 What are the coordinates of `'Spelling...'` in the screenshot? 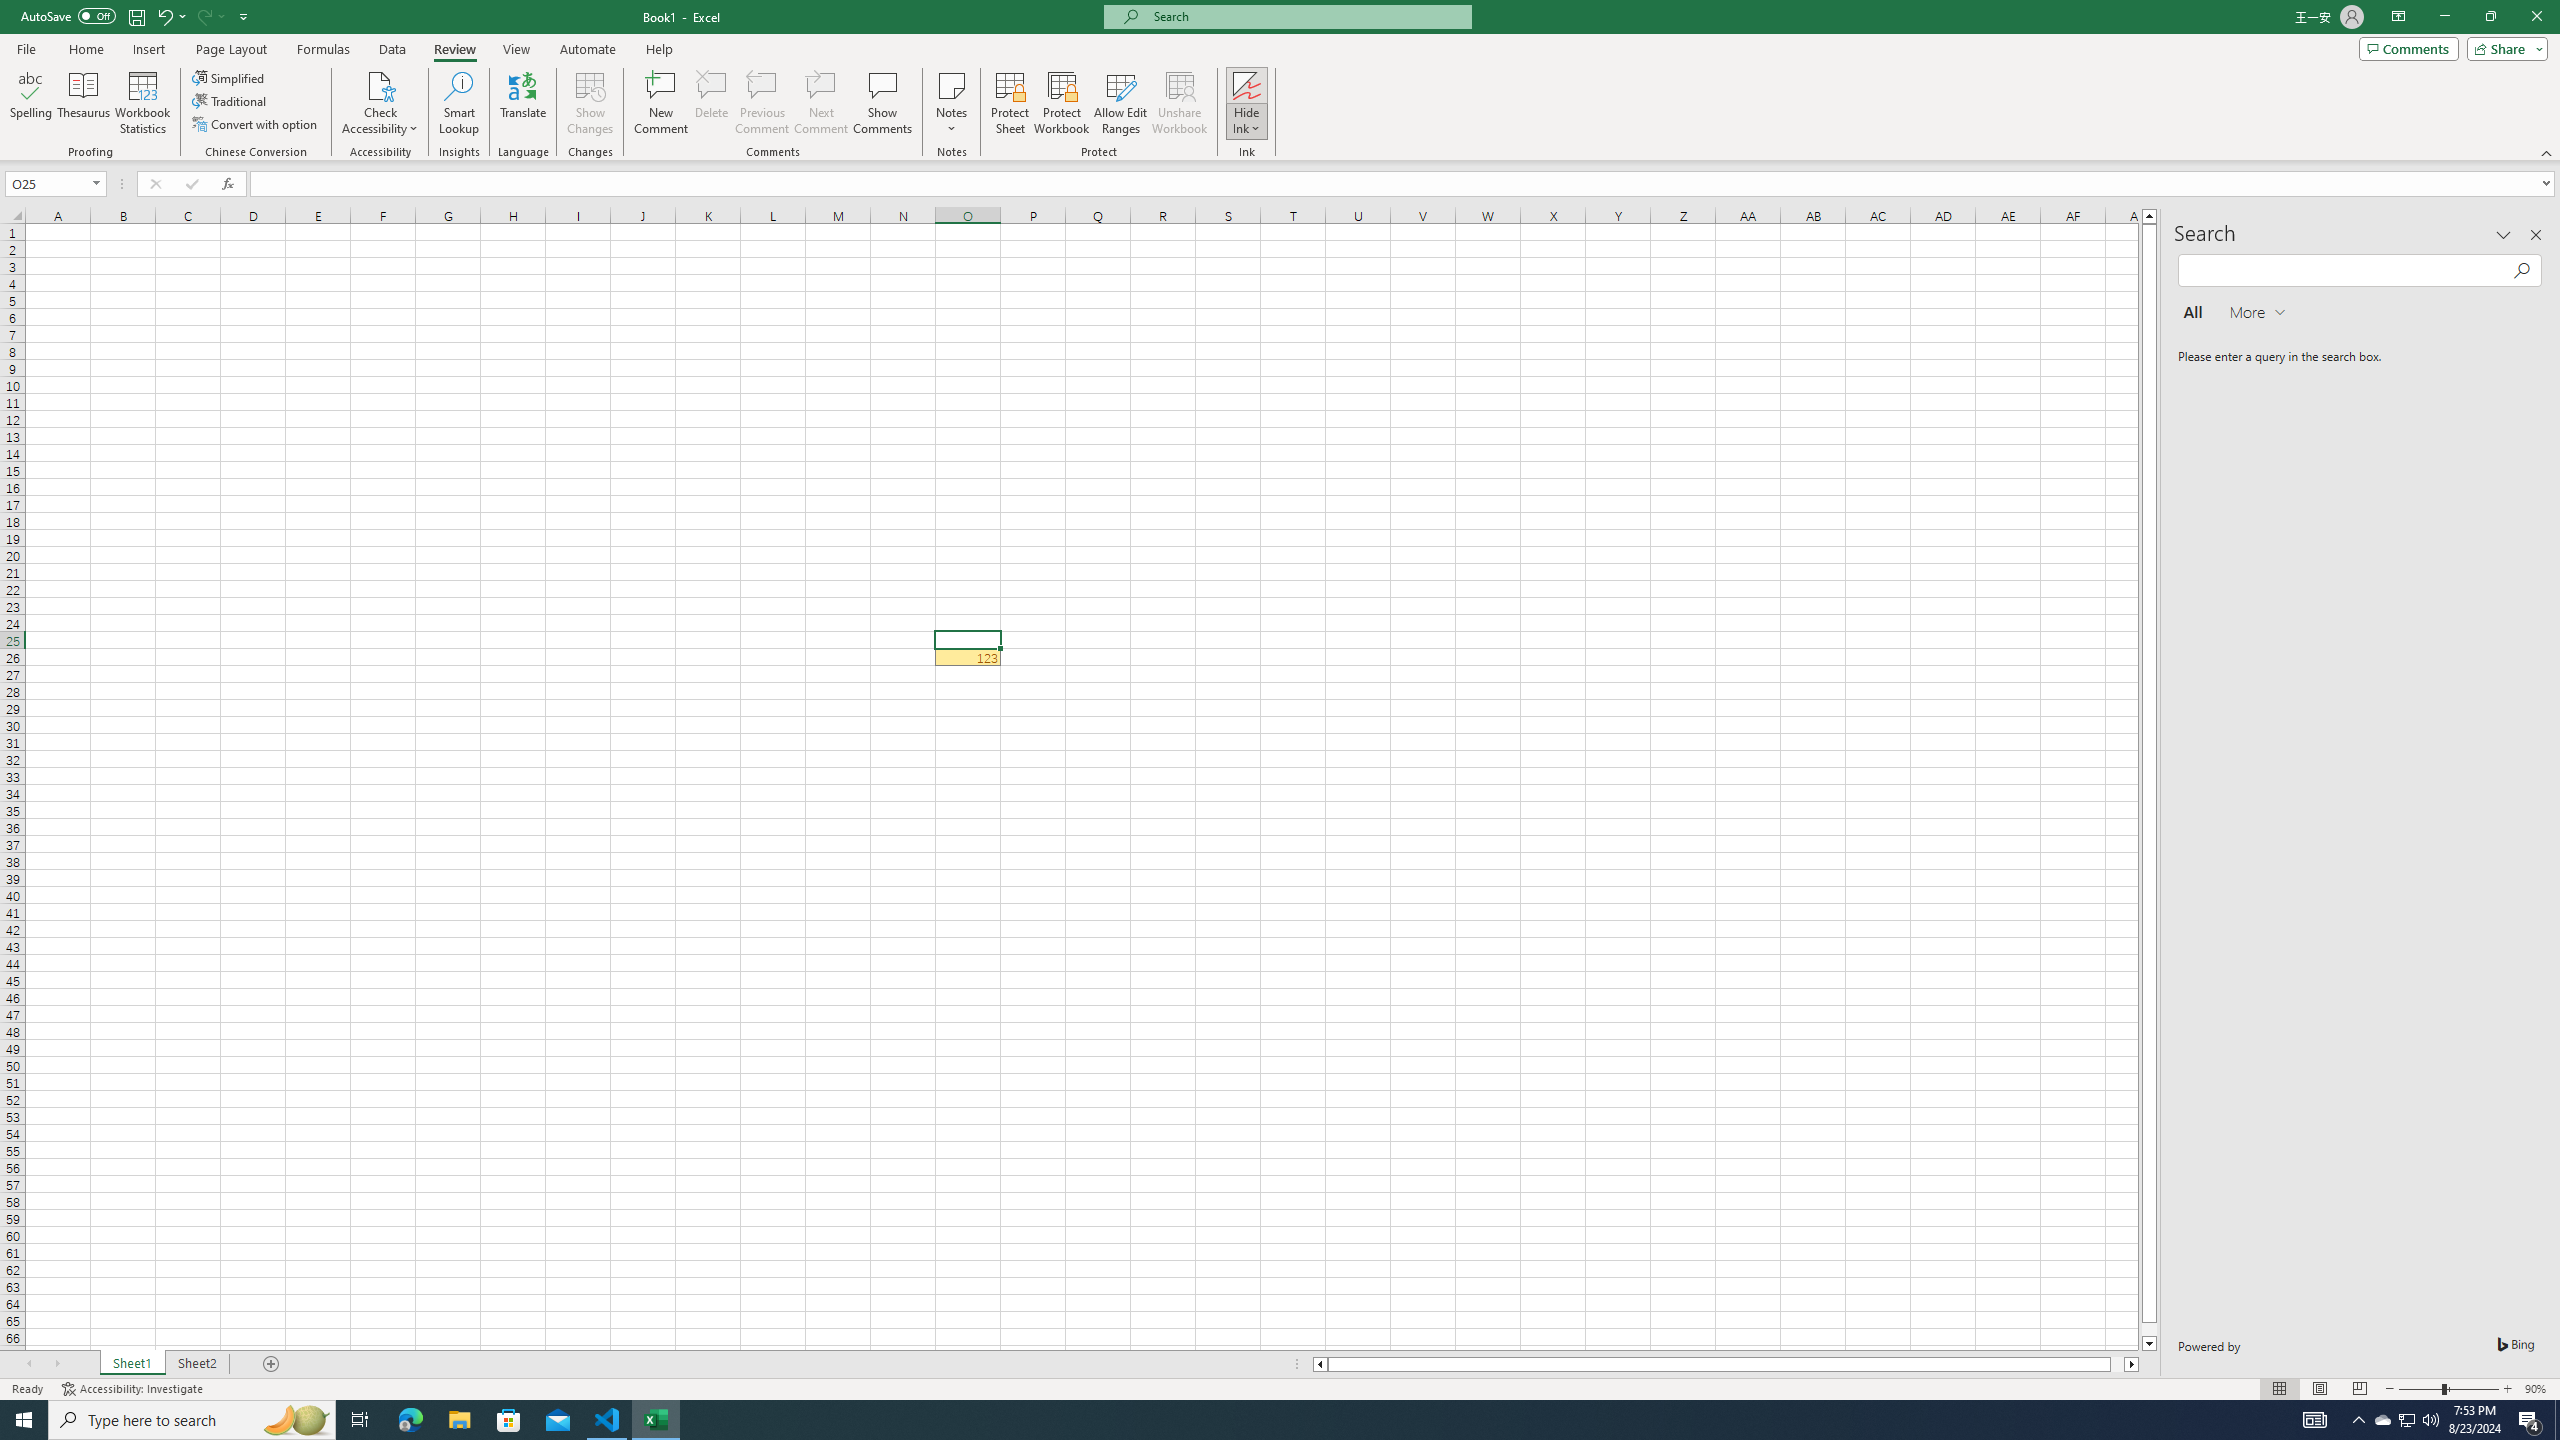 It's located at (29, 103).